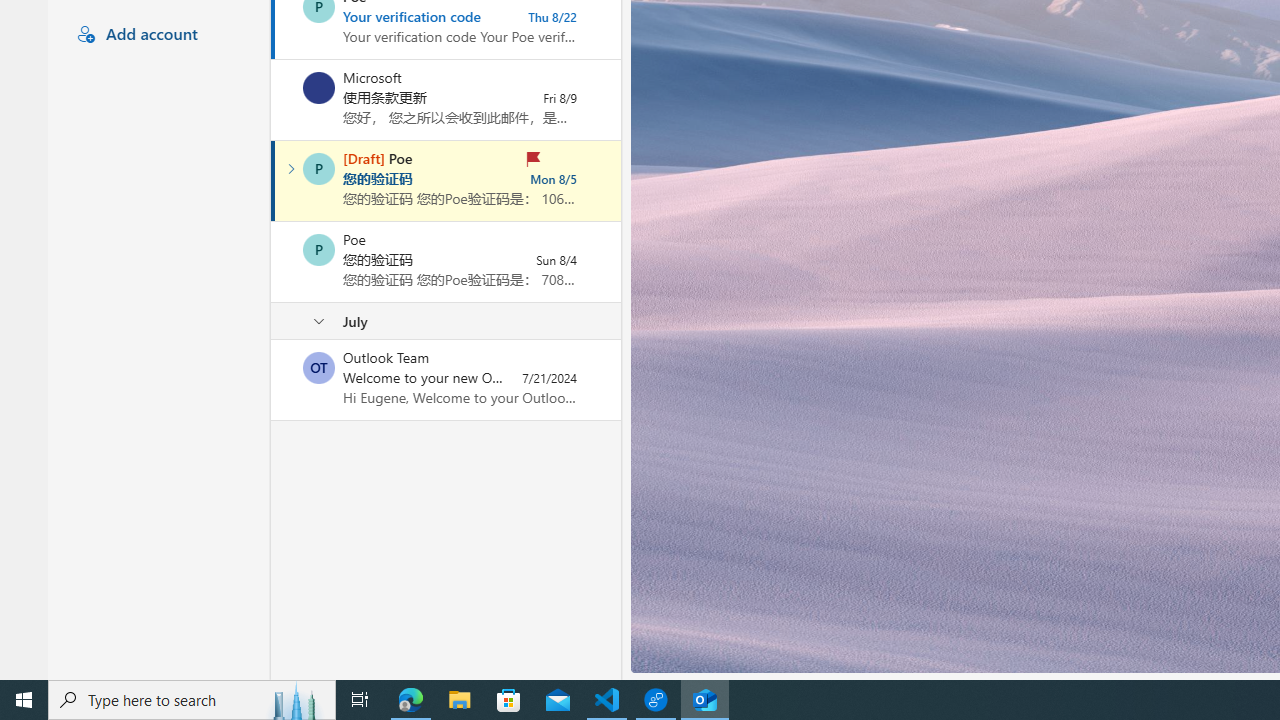 The image size is (1280, 720). What do you see at coordinates (272, 181) in the screenshot?
I see `'Mark as read'` at bounding box center [272, 181].